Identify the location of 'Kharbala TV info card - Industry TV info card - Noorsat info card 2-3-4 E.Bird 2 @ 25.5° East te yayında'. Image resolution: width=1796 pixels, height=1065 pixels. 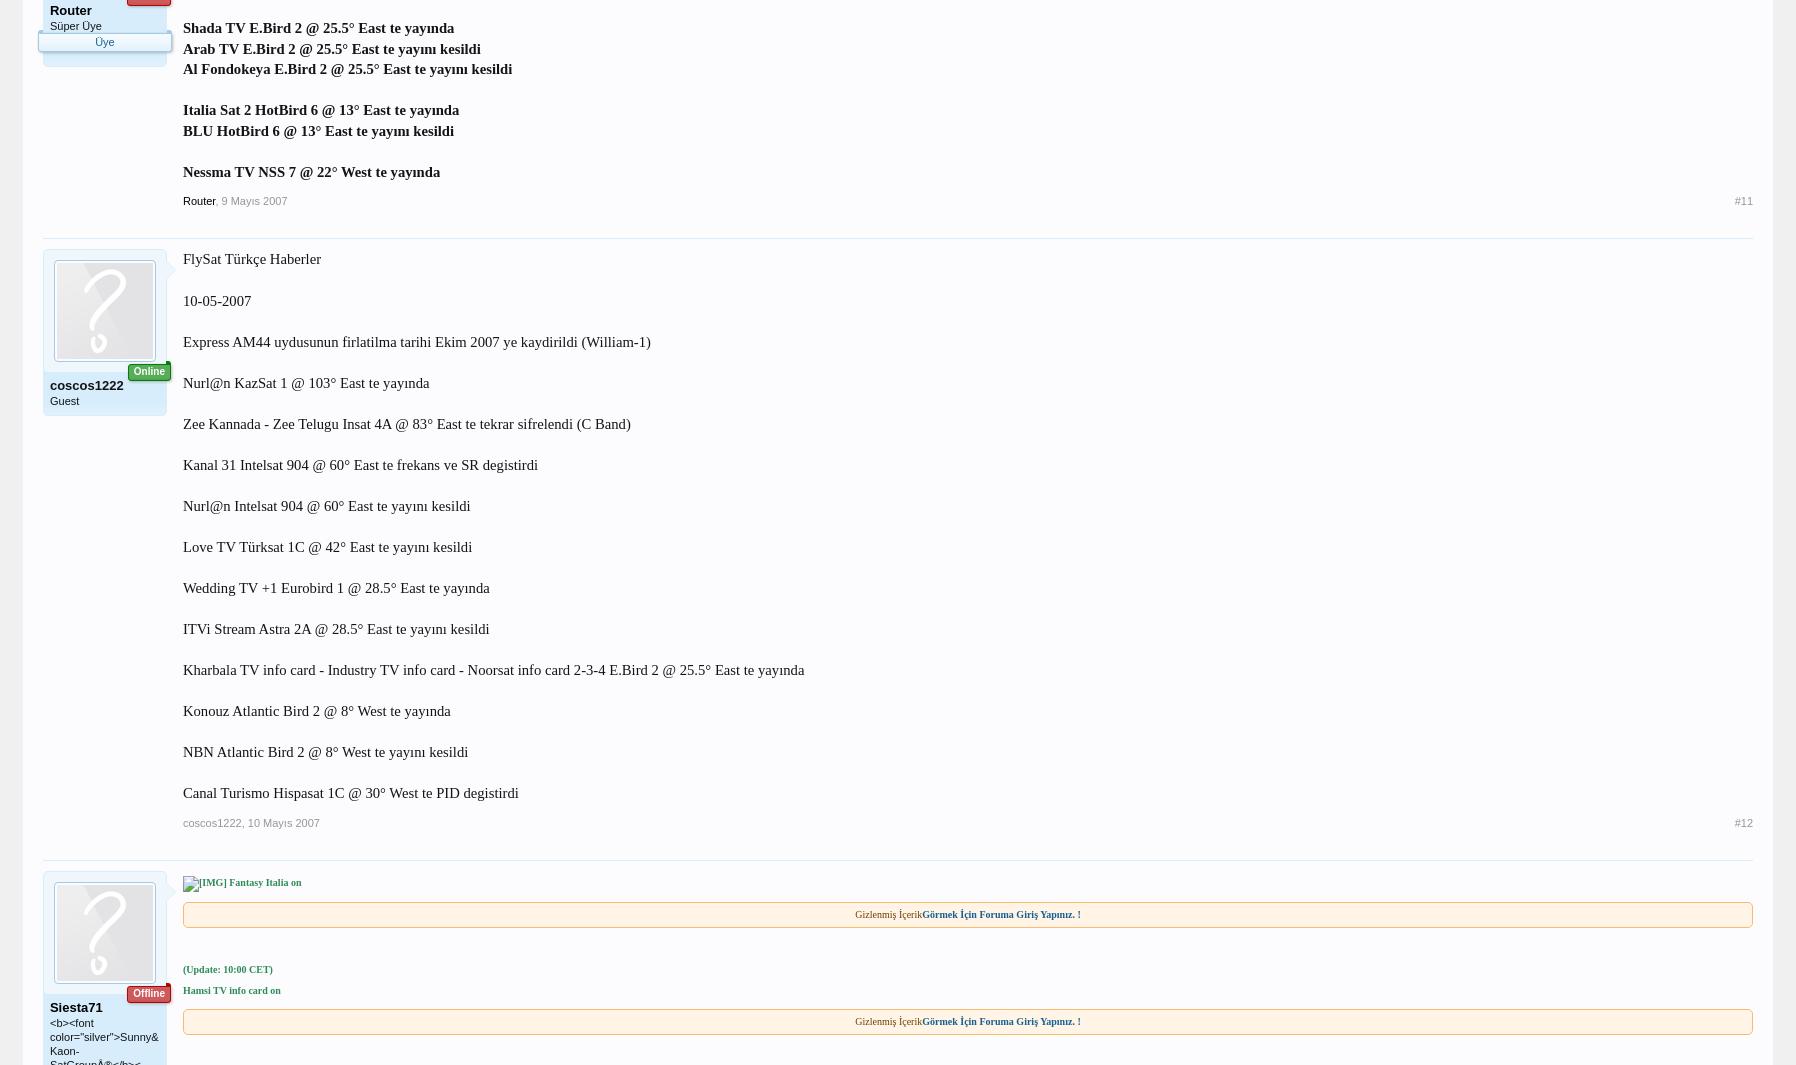
(492, 669).